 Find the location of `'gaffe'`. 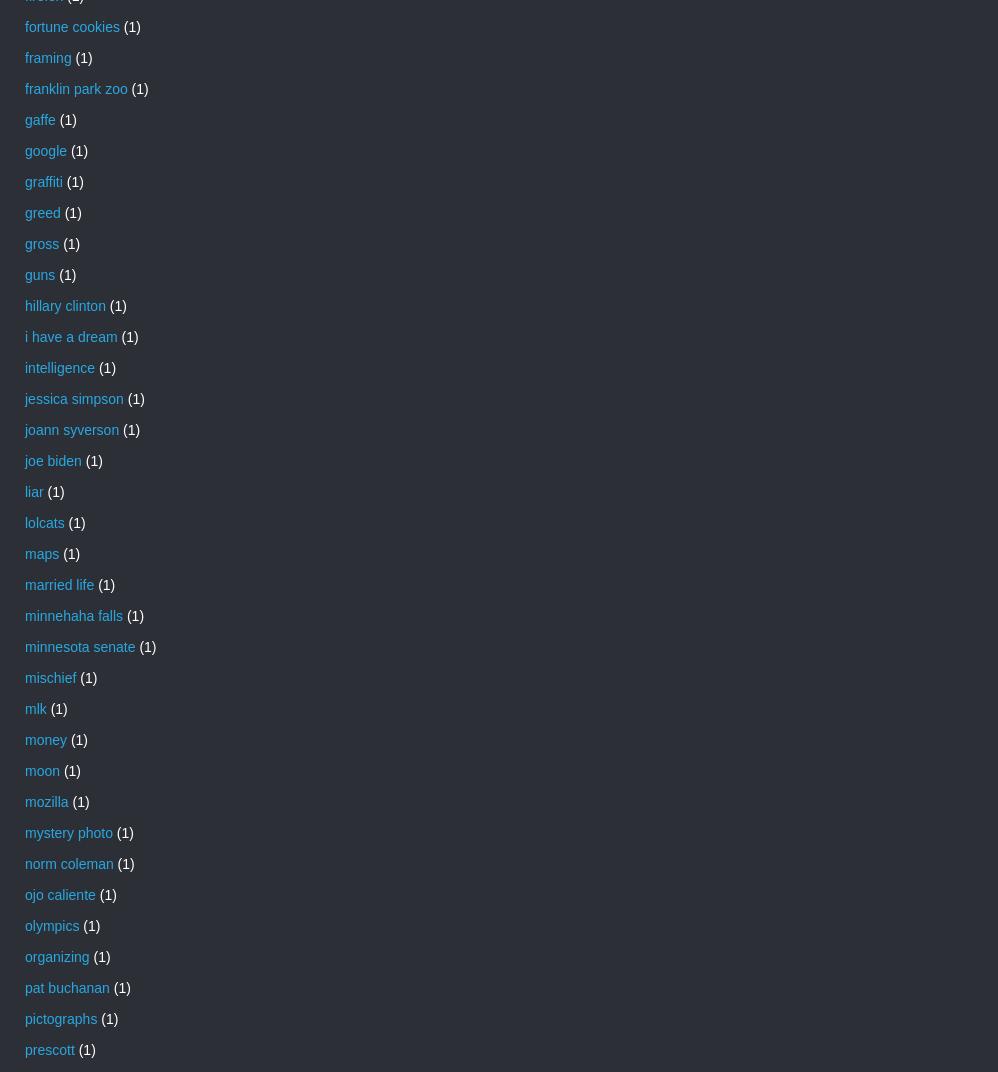

'gaffe' is located at coordinates (25, 118).